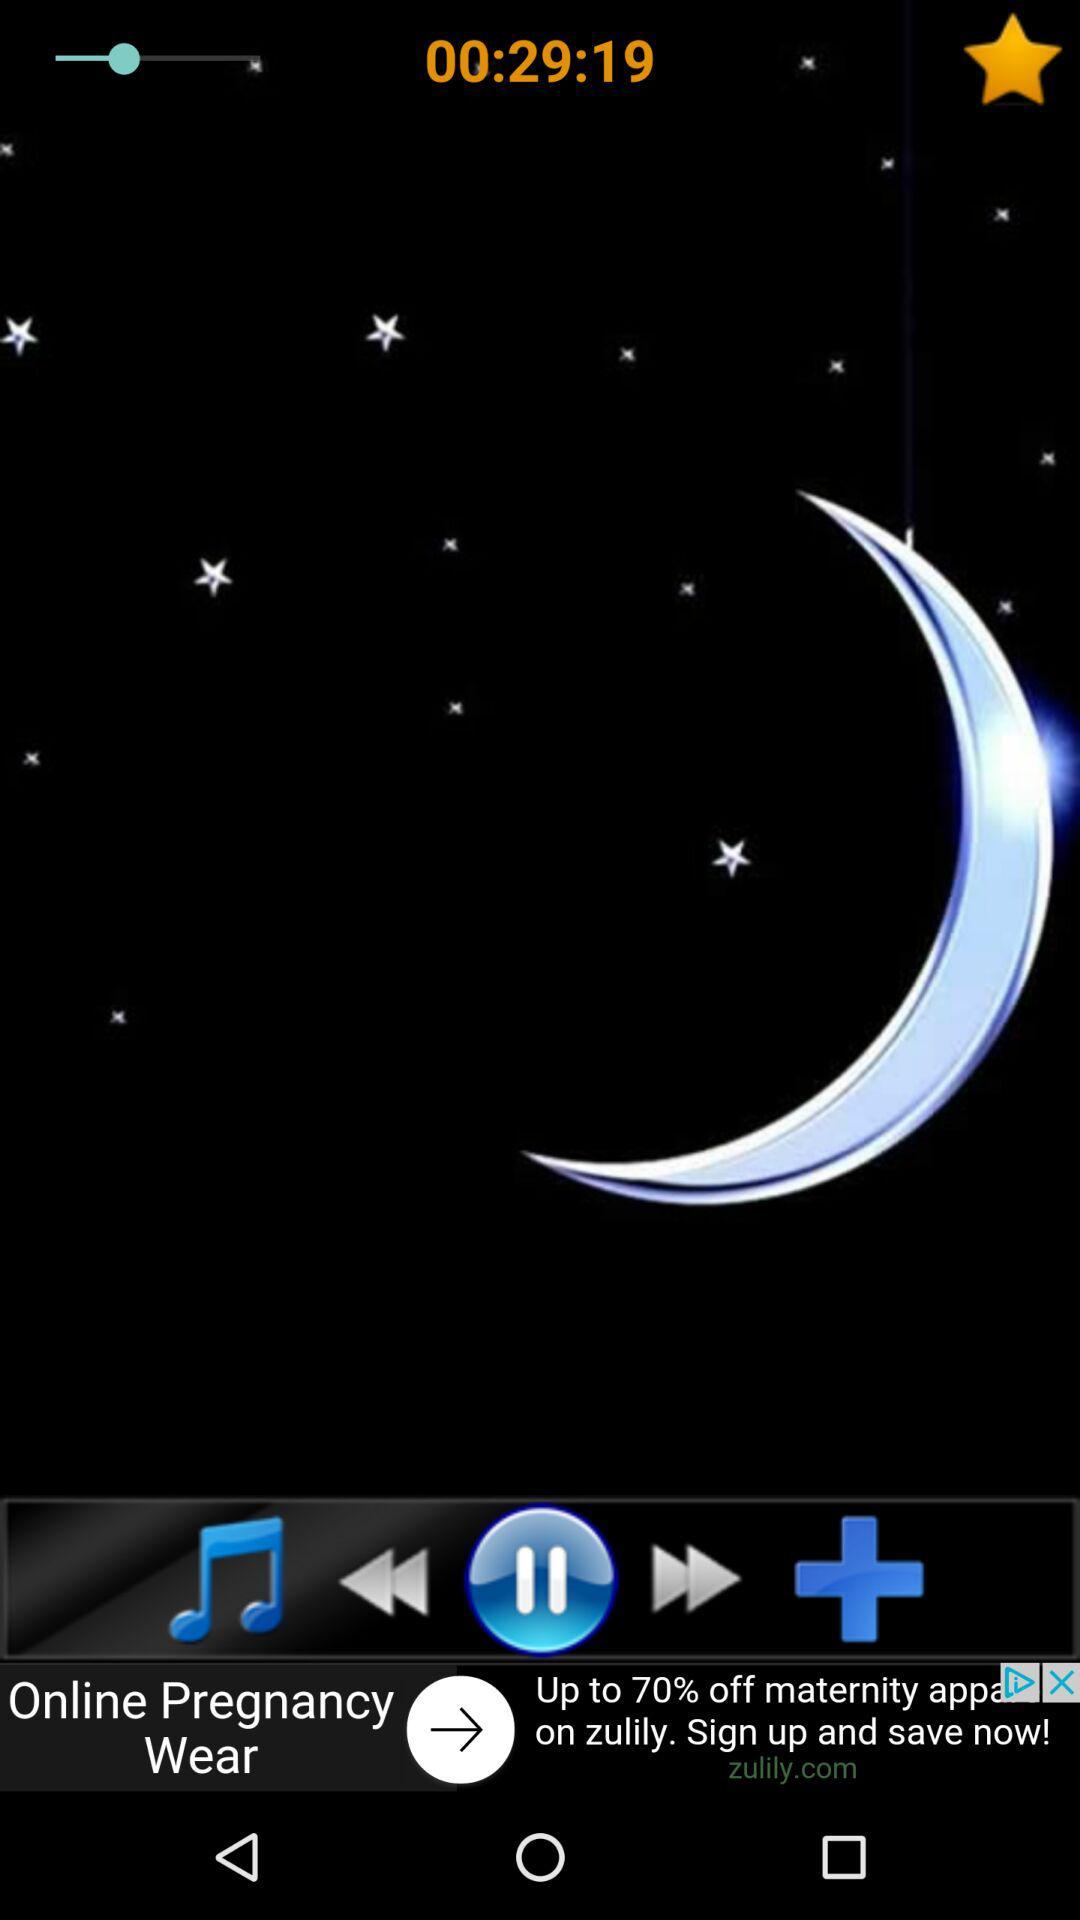  Describe the element at coordinates (1020, 59) in the screenshot. I see `the star icon` at that location.